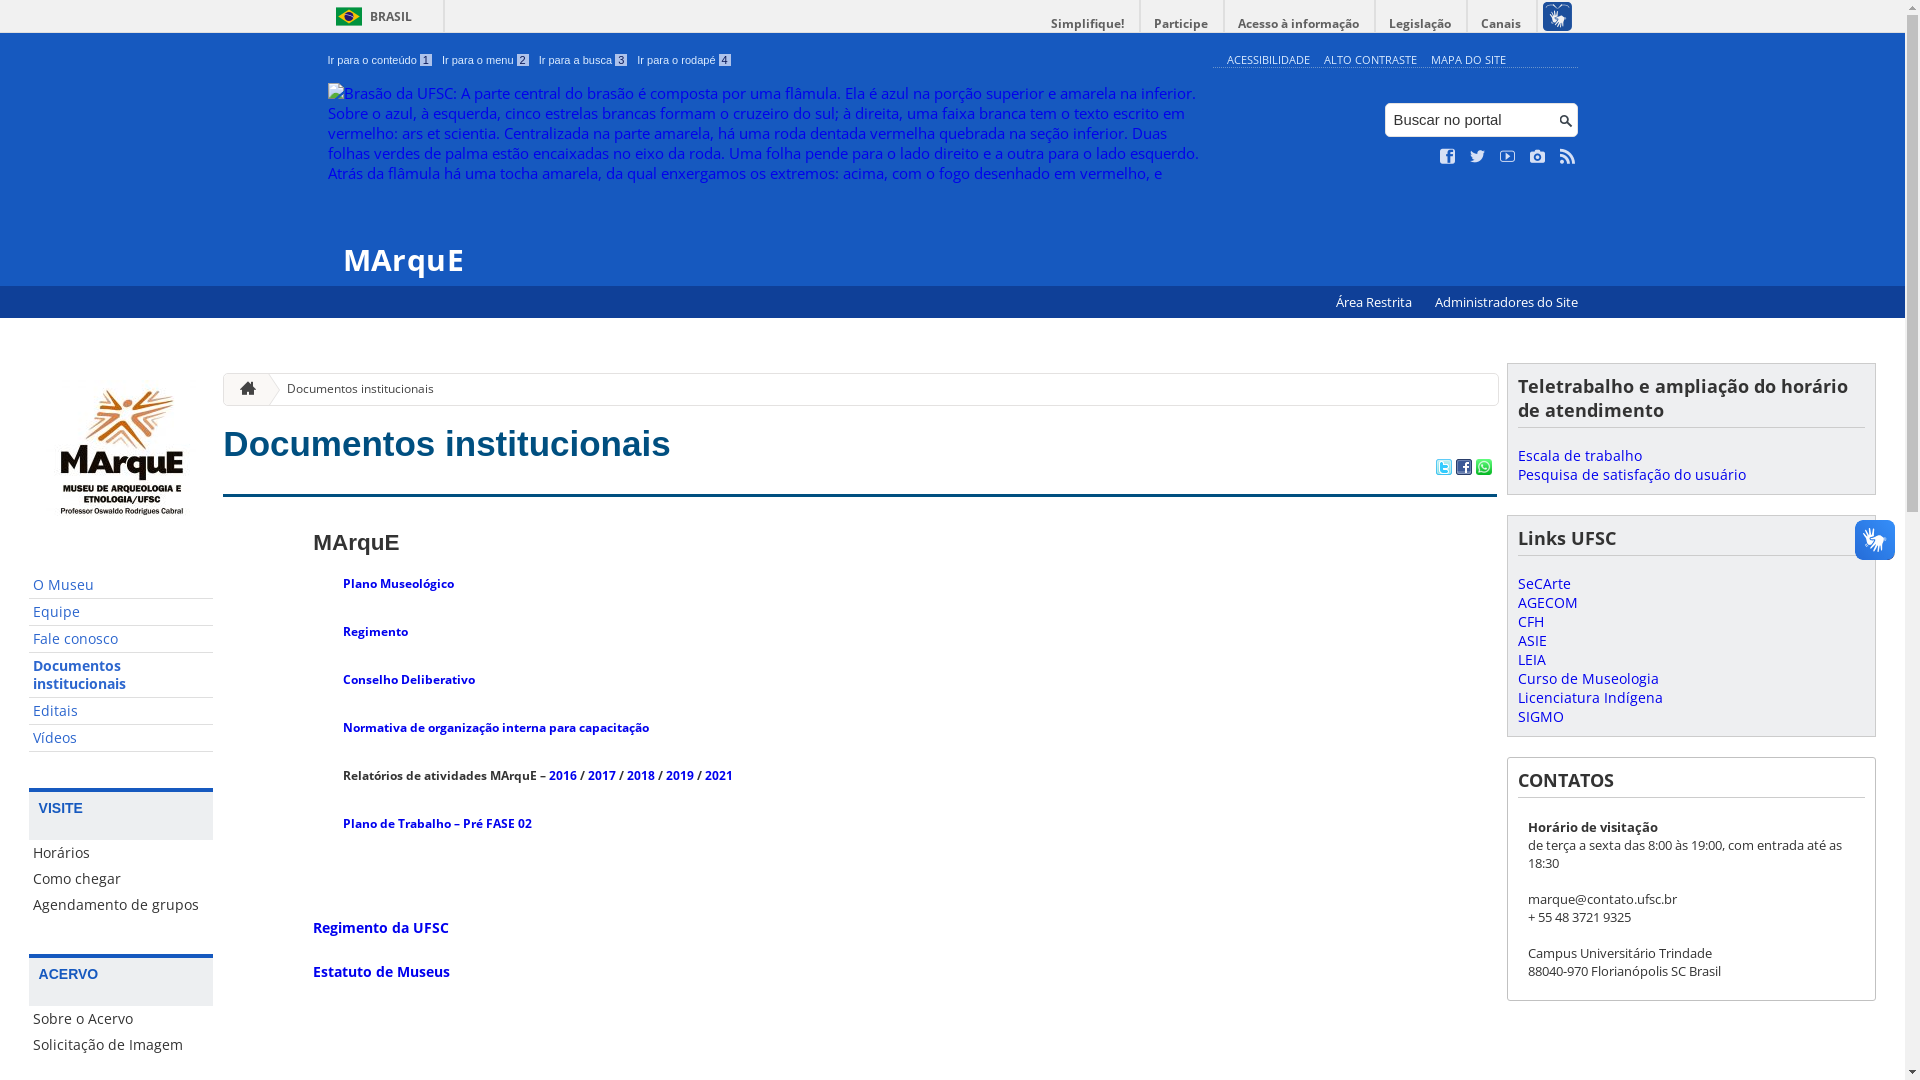 This screenshot has width=1920, height=1080. Describe the element at coordinates (1530, 659) in the screenshot. I see `'LEIA'` at that location.